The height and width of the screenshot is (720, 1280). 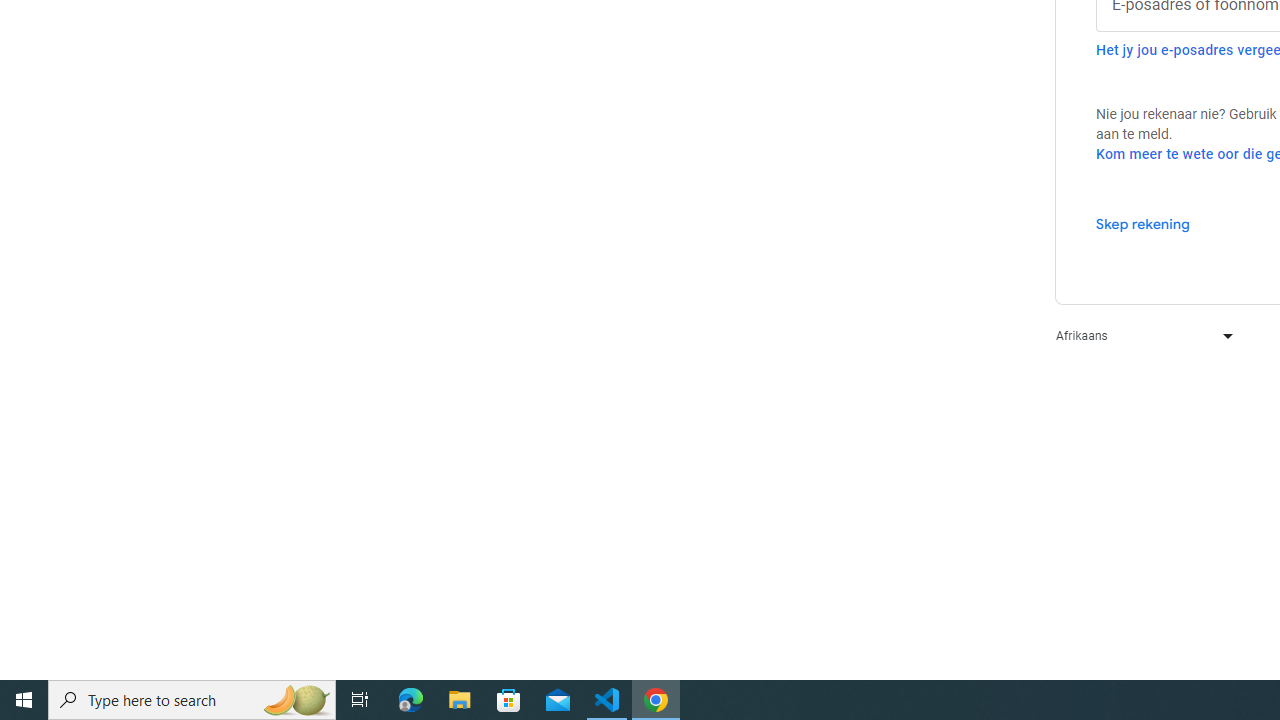 What do you see at coordinates (1139, 334) in the screenshot?
I see `'Afrikaans'` at bounding box center [1139, 334].